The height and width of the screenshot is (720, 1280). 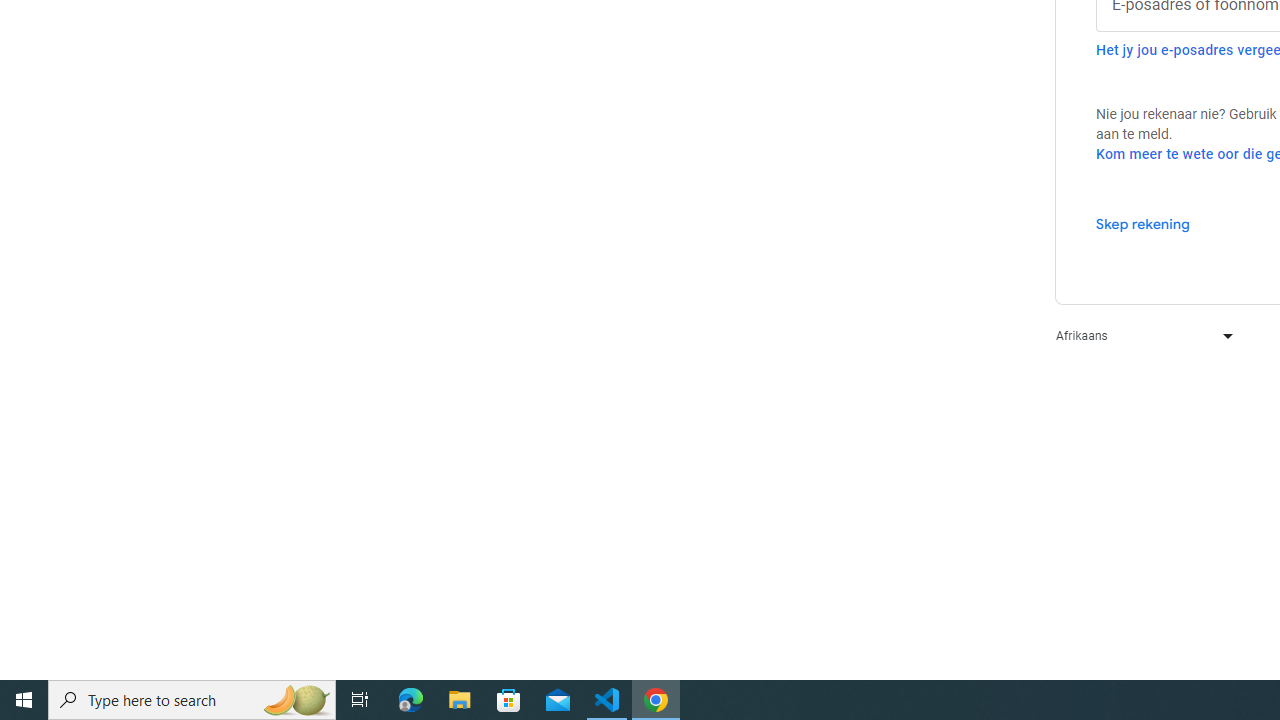 What do you see at coordinates (1139, 334) in the screenshot?
I see `'Afrikaans'` at bounding box center [1139, 334].